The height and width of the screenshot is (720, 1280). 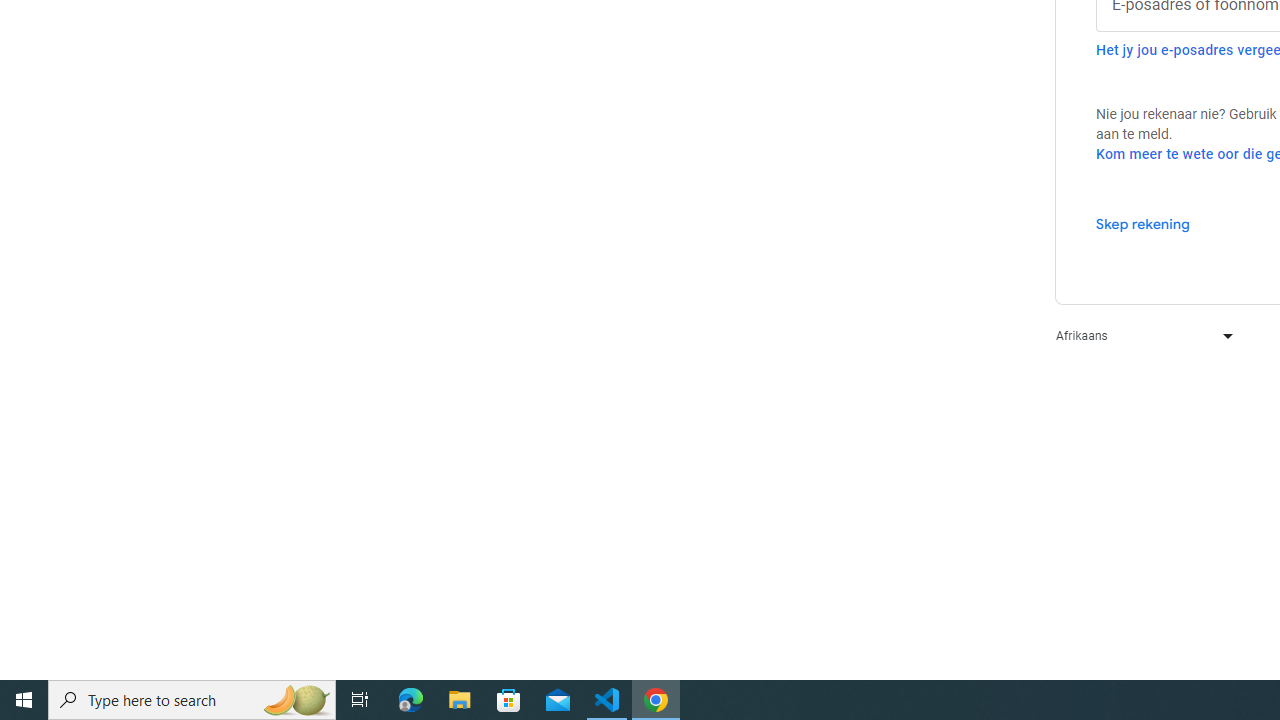 What do you see at coordinates (1139, 334) in the screenshot?
I see `'Afrikaans'` at bounding box center [1139, 334].